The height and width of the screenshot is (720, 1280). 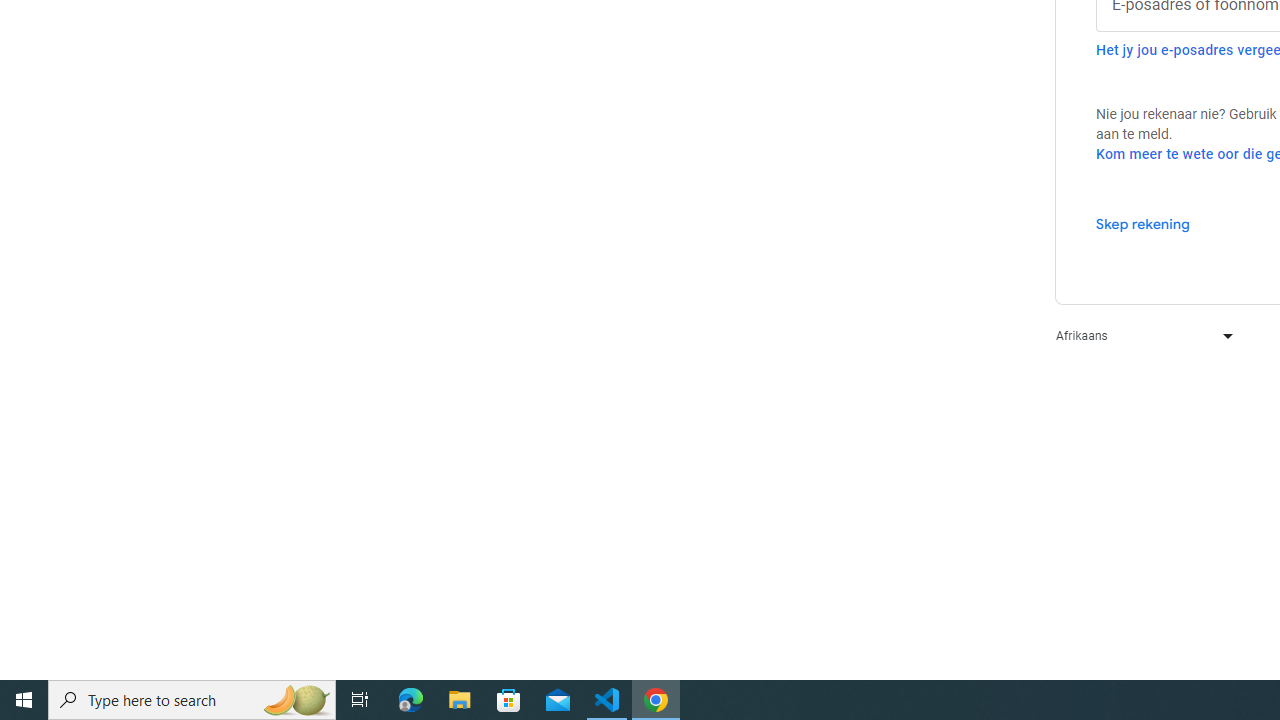 What do you see at coordinates (1139, 334) in the screenshot?
I see `'Afrikaans'` at bounding box center [1139, 334].